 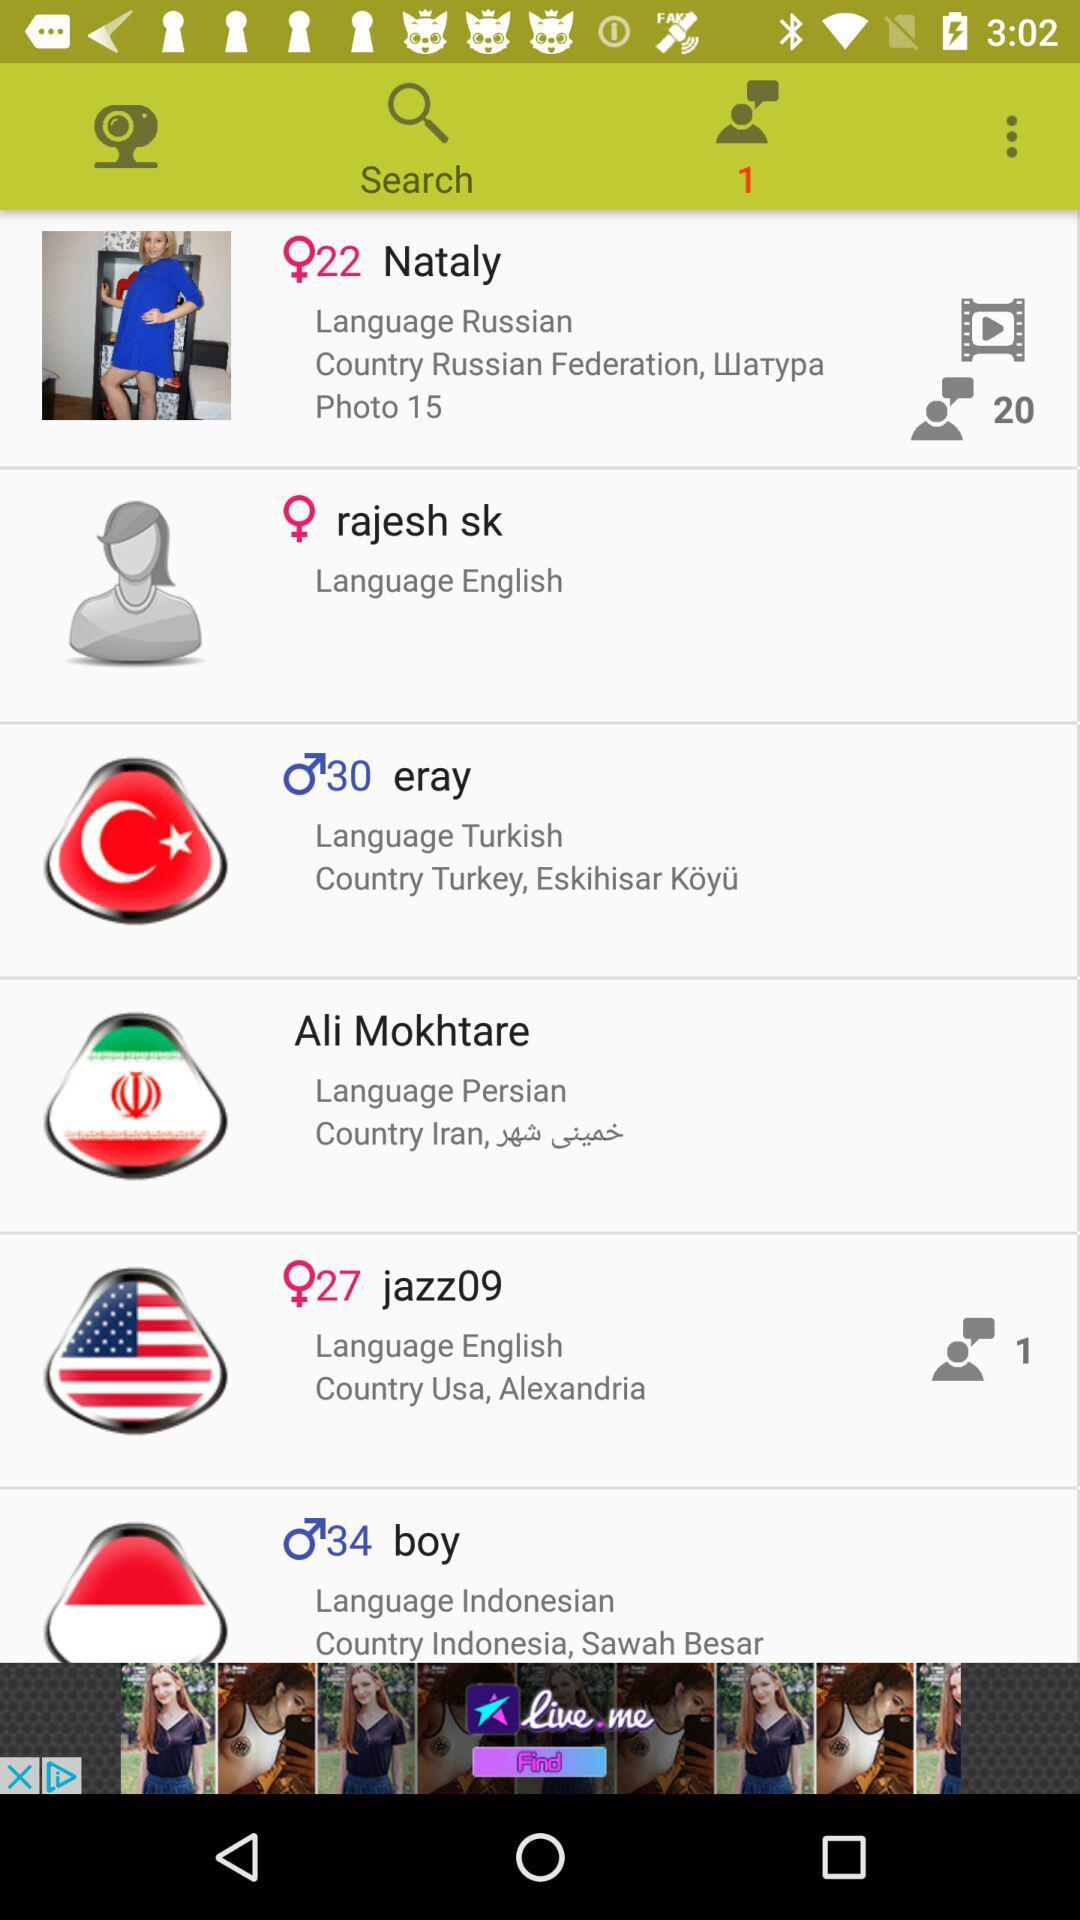 I want to click on open profile of nataly, so click(x=135, y=325).